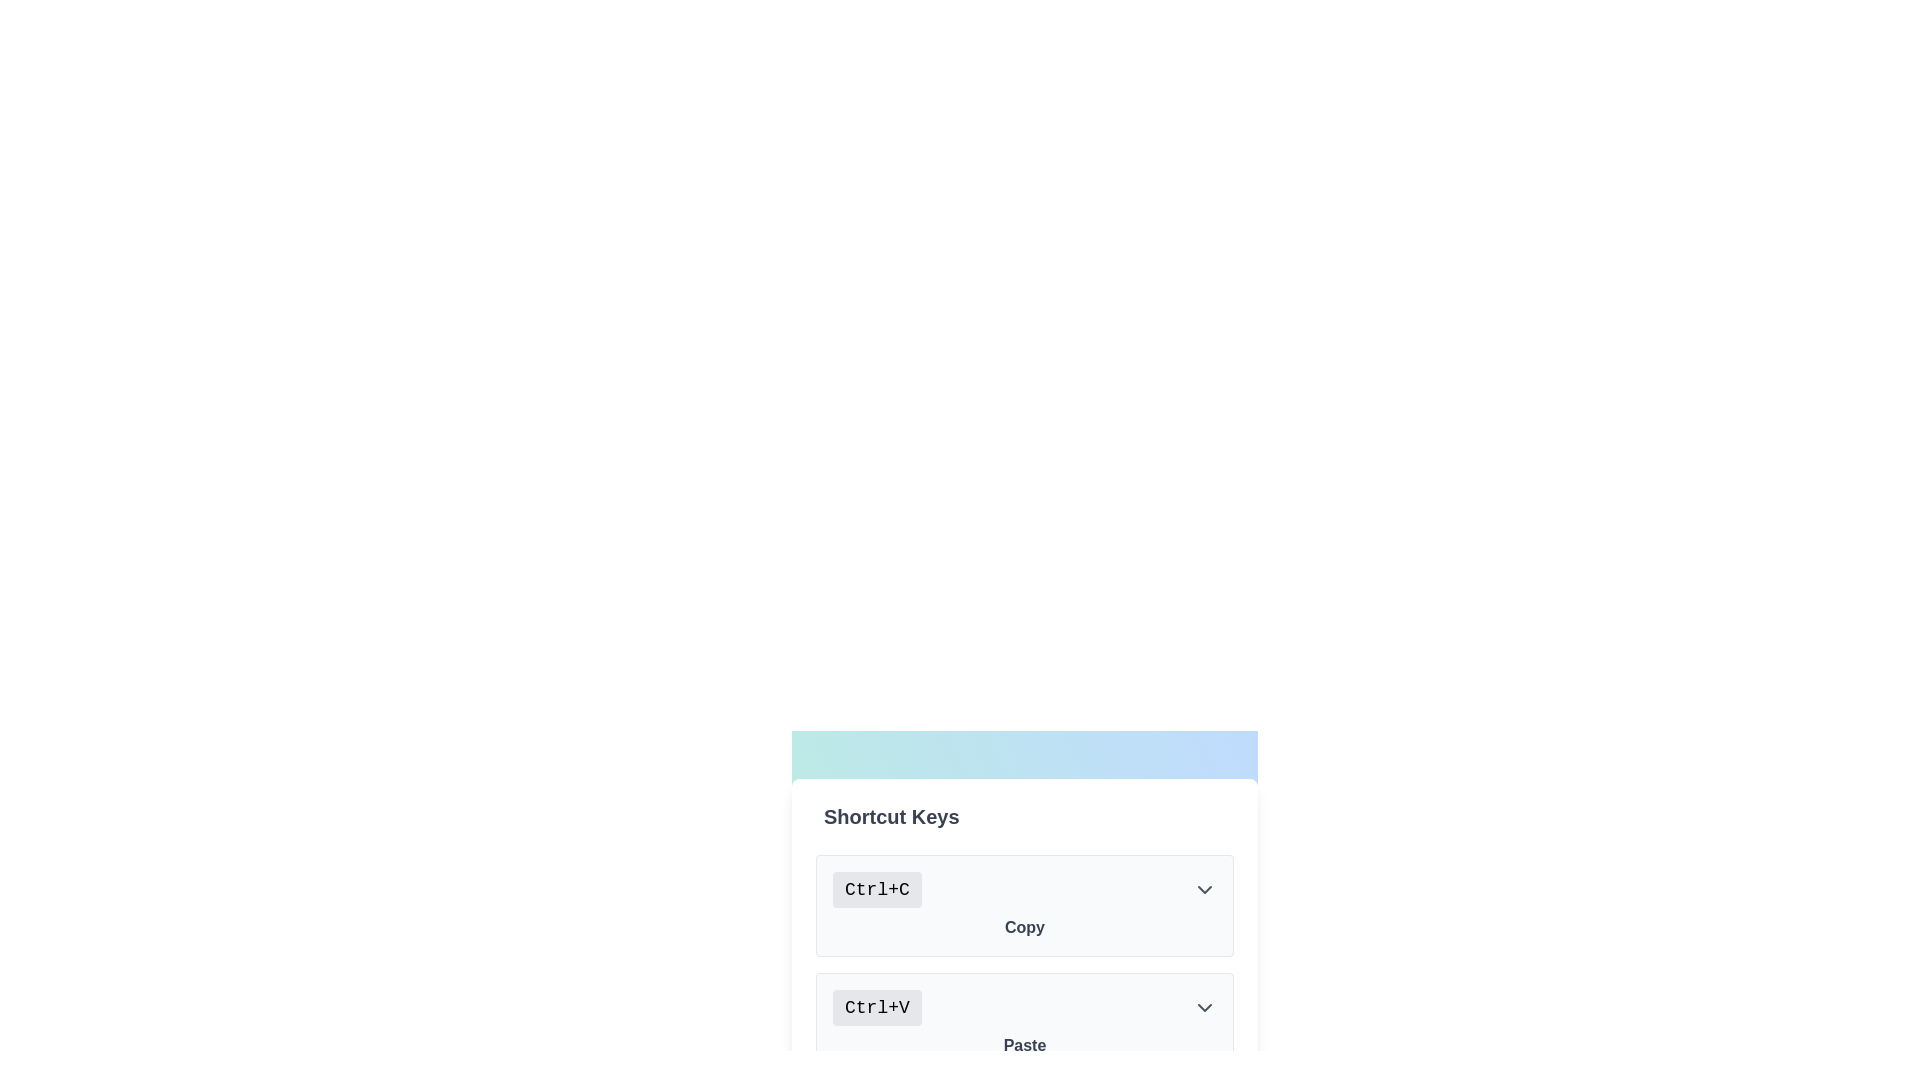  I want to click on the static text label indicating the action associated with the 'Ctrl+C' shortcut key located directly beneath the 'Ctrl+C' label, so click(1025, 928).